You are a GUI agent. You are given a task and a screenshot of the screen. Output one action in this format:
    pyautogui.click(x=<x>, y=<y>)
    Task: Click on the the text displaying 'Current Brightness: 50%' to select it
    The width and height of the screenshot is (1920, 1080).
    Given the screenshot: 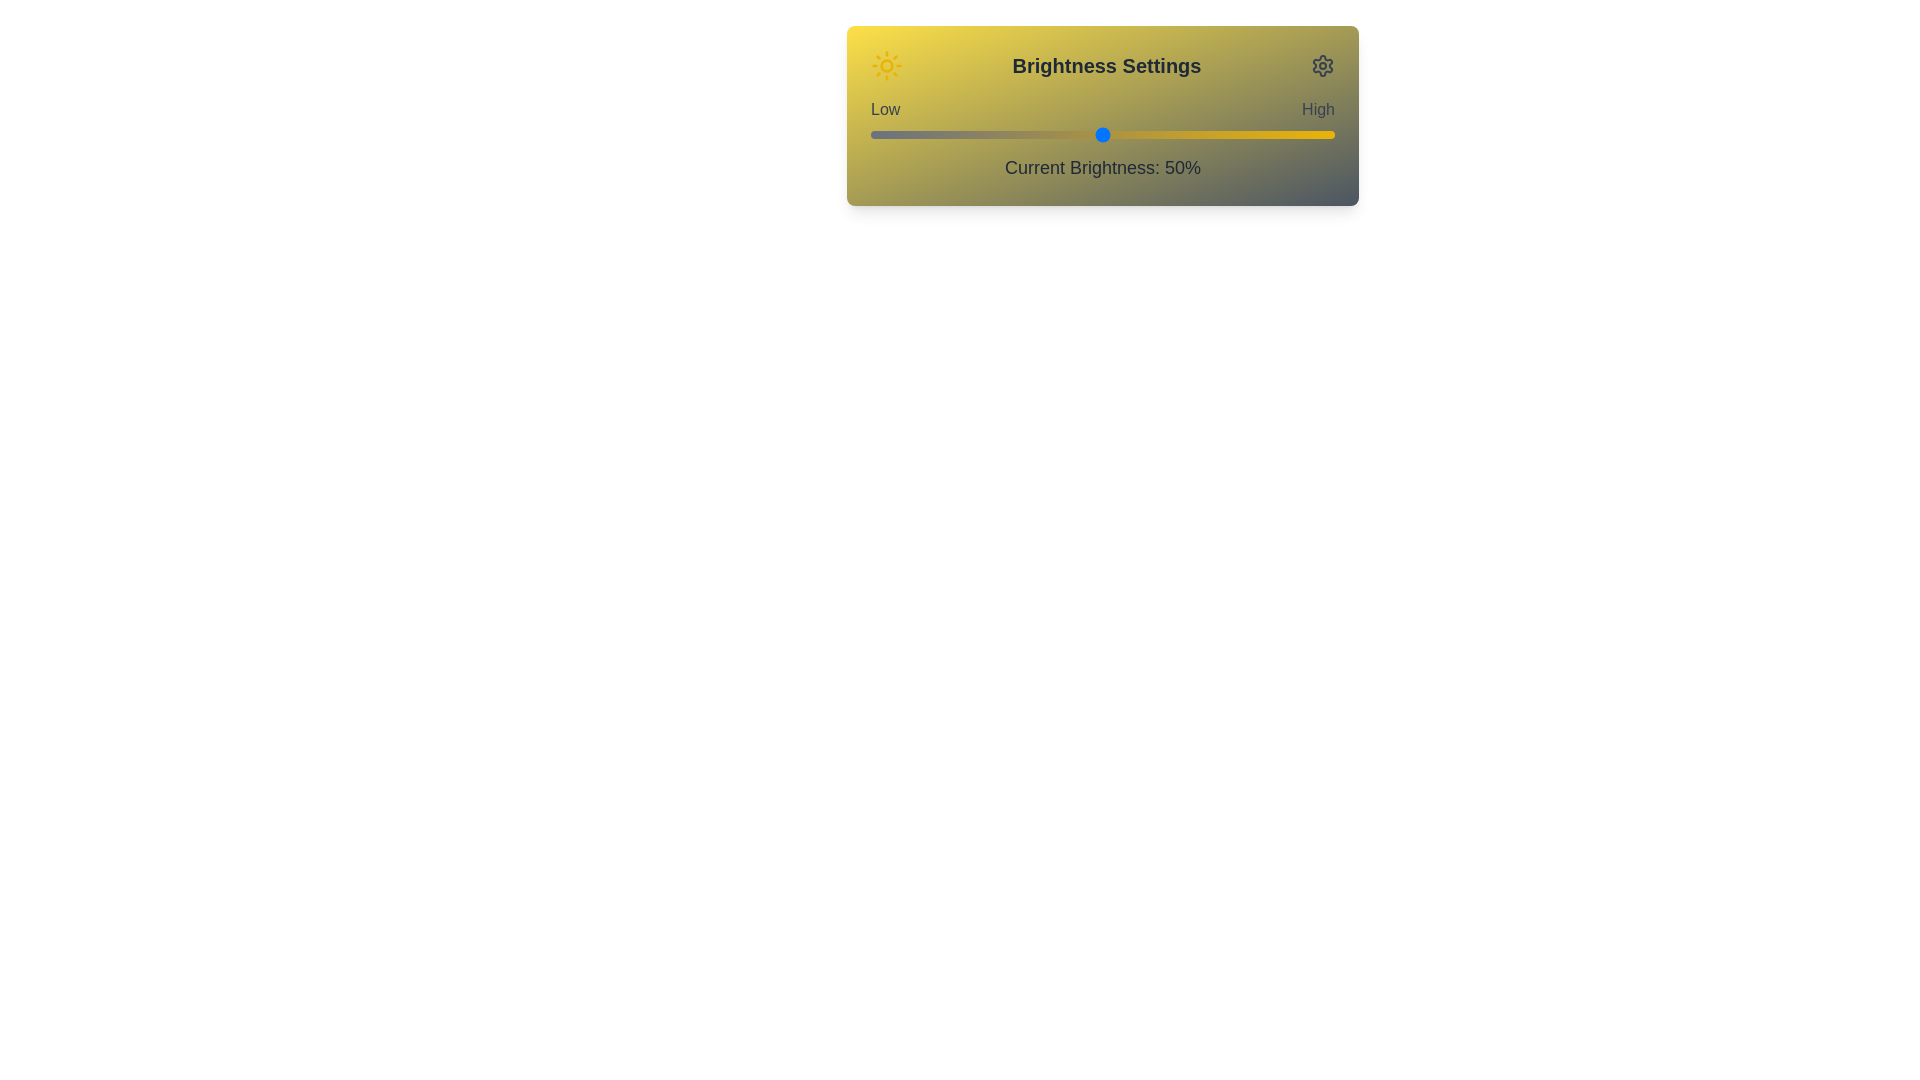 What is the action you would take?
    pyautogui.click(x=1102, y=167)
    